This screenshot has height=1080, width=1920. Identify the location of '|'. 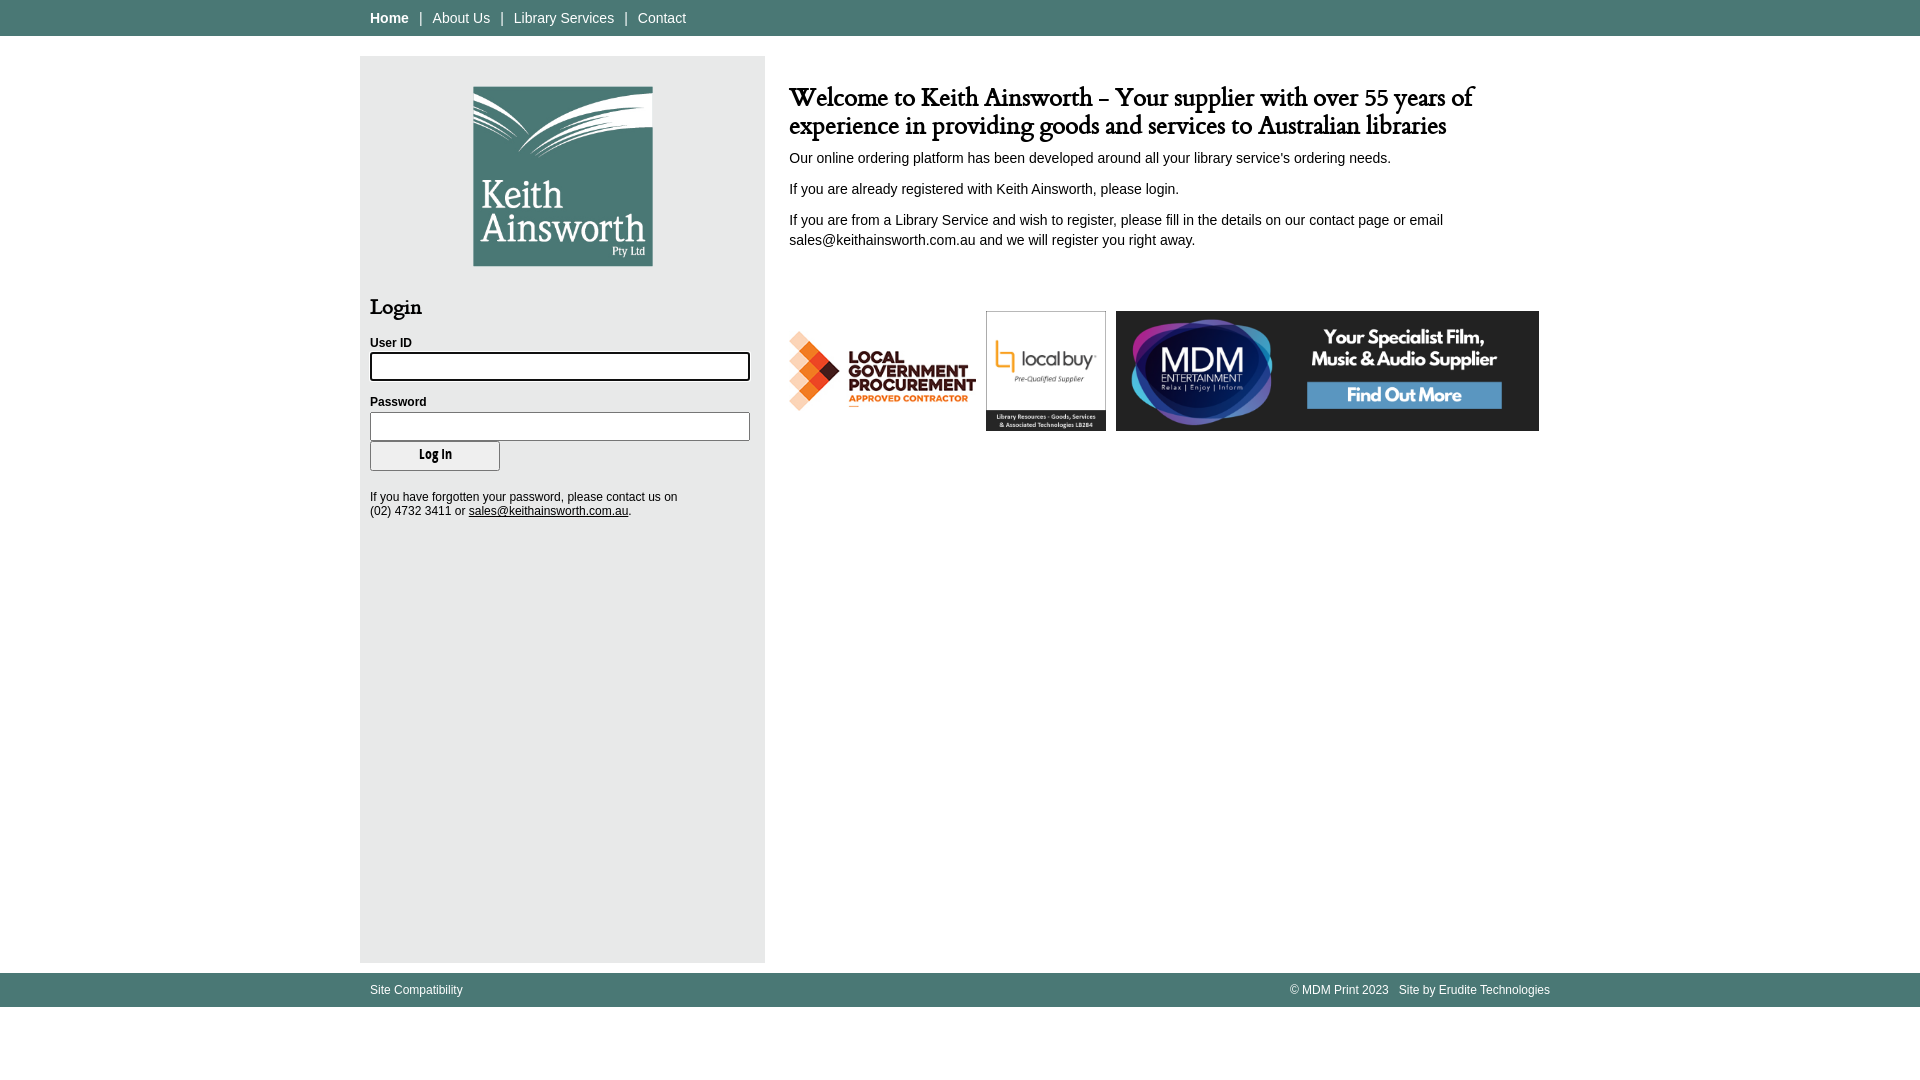
(623, 18).